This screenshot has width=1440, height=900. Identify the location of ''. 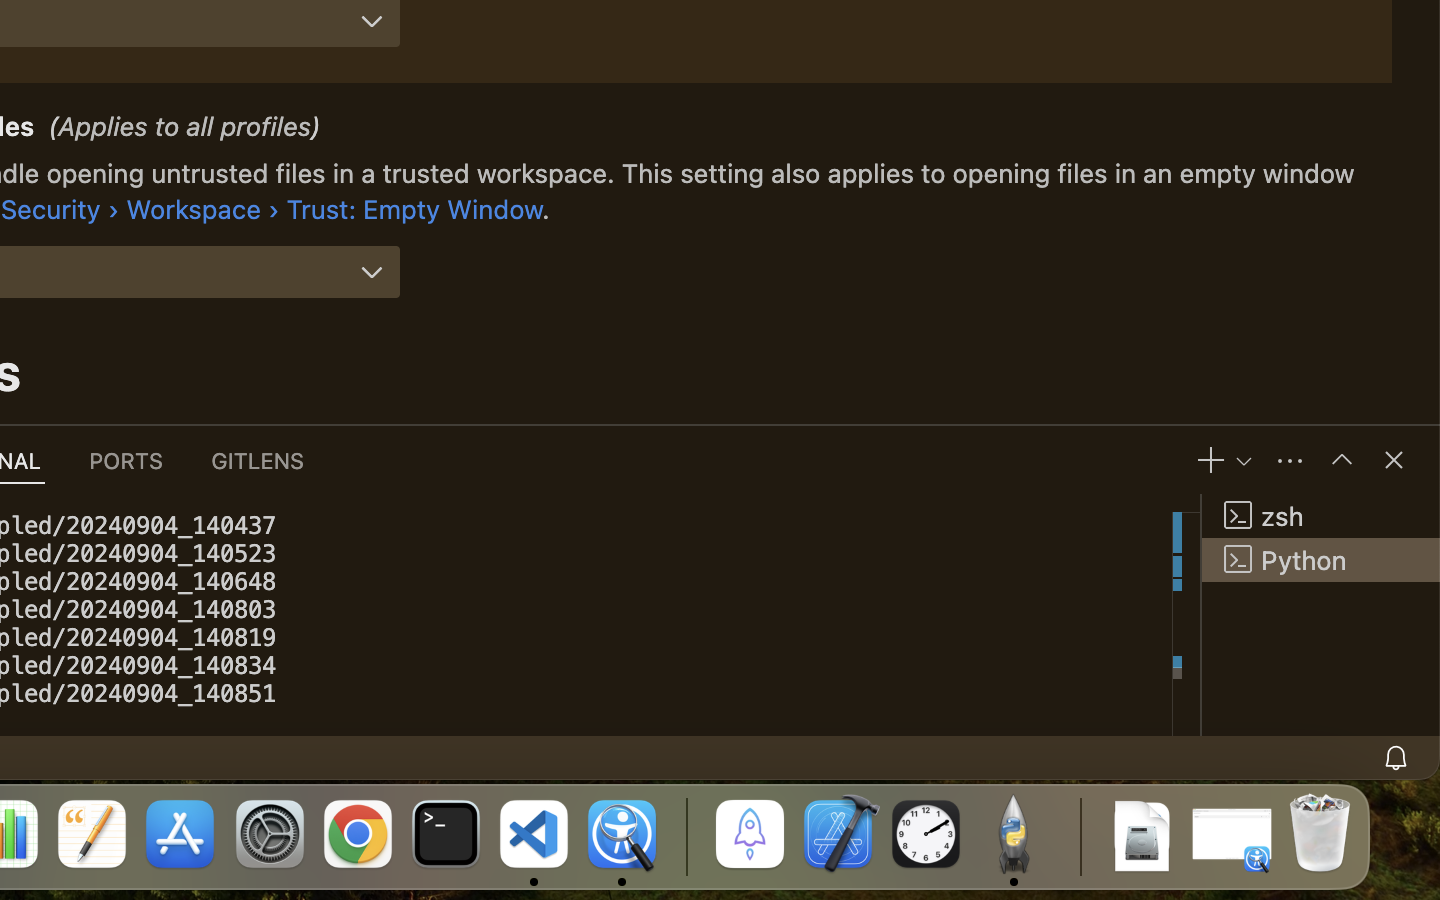
(1340, 458).